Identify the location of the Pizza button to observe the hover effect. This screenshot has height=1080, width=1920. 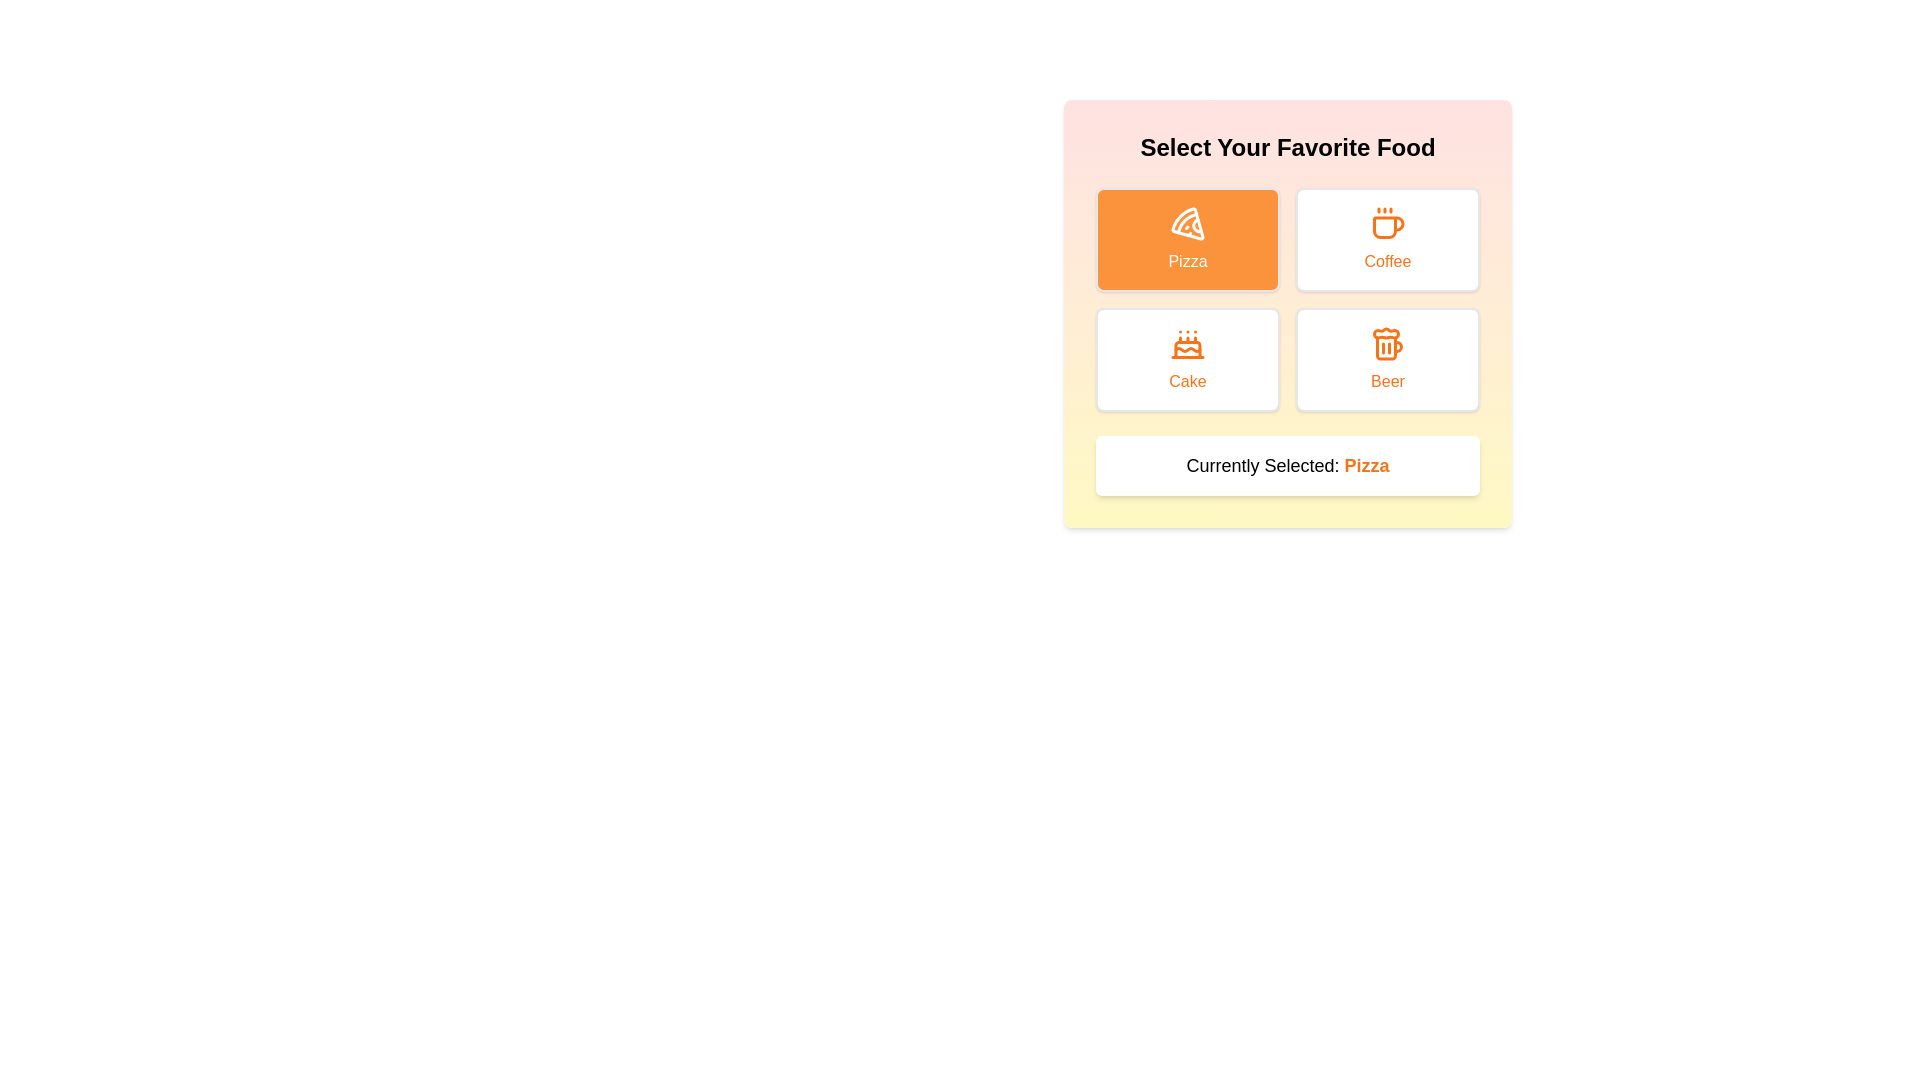
(1188, 238).